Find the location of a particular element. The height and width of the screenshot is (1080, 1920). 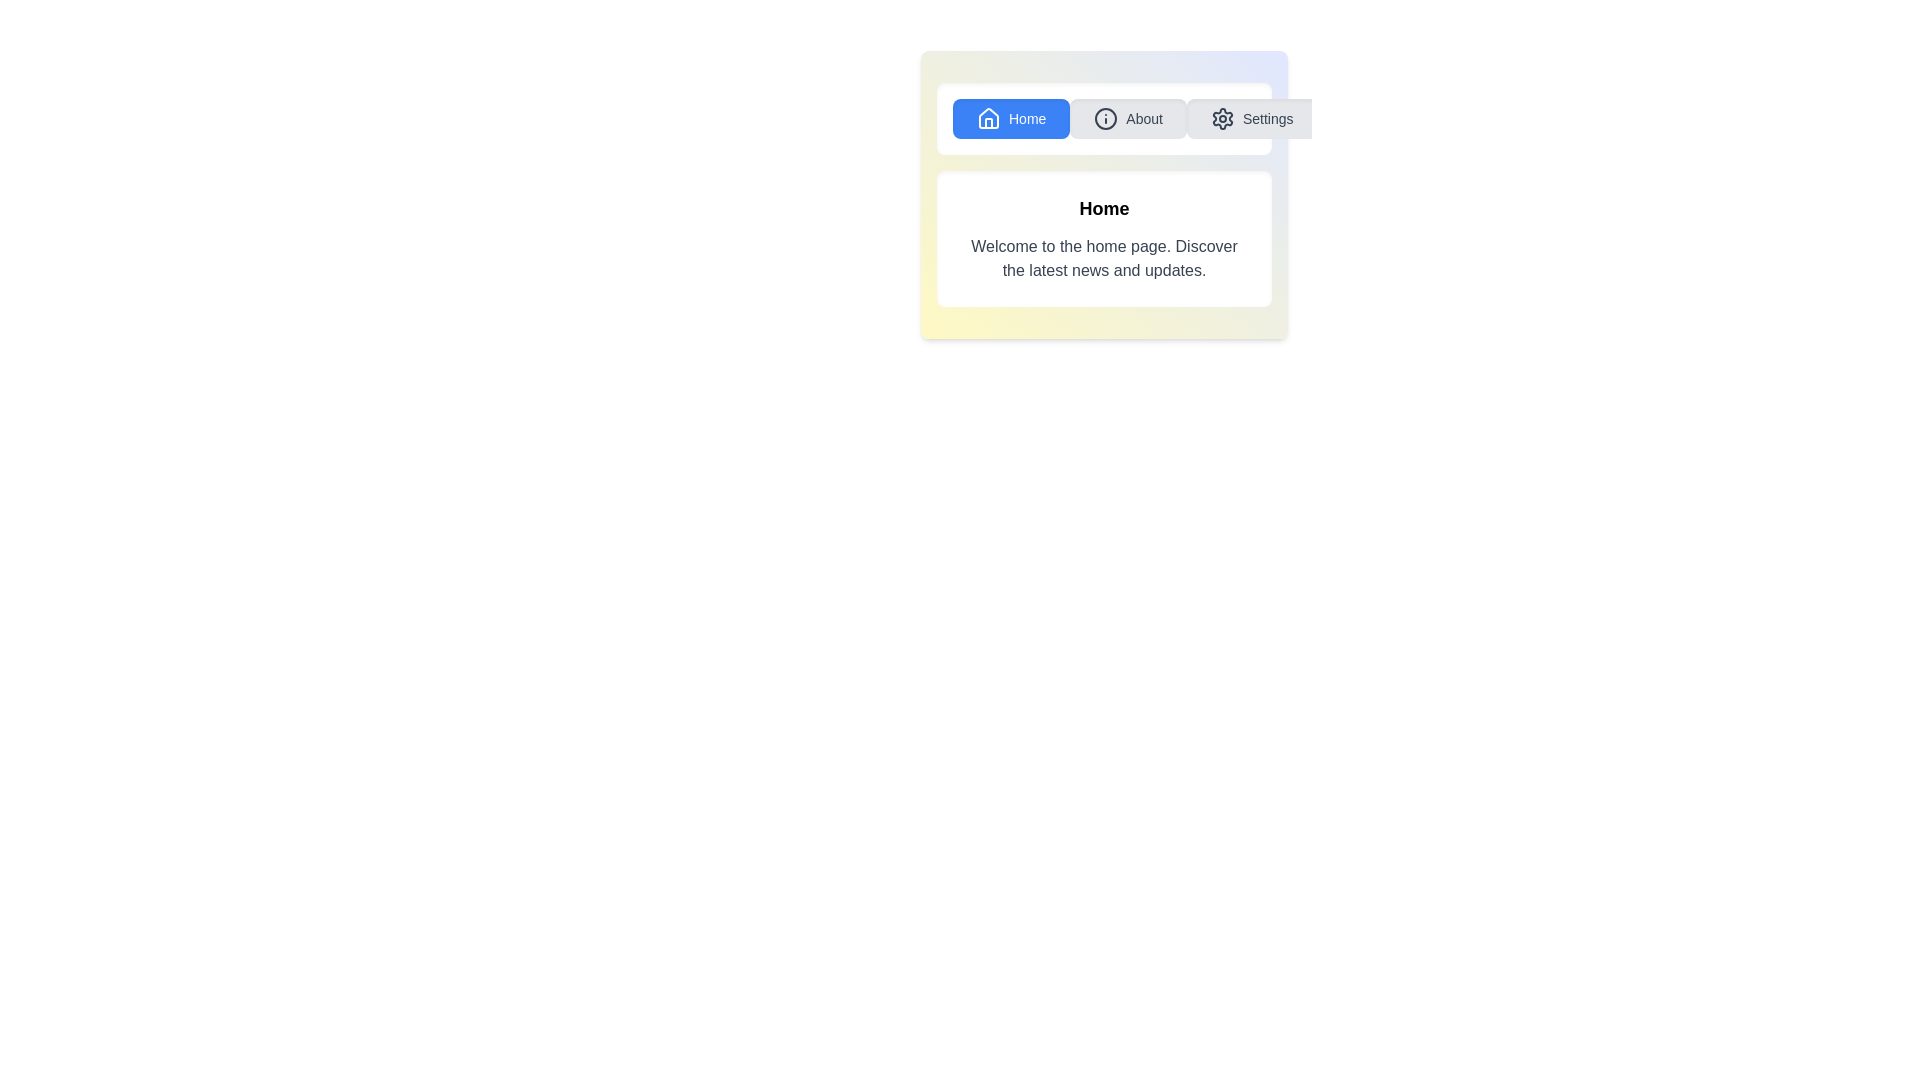

the Settings tab to display its content is located at coordinates (1251, 119).